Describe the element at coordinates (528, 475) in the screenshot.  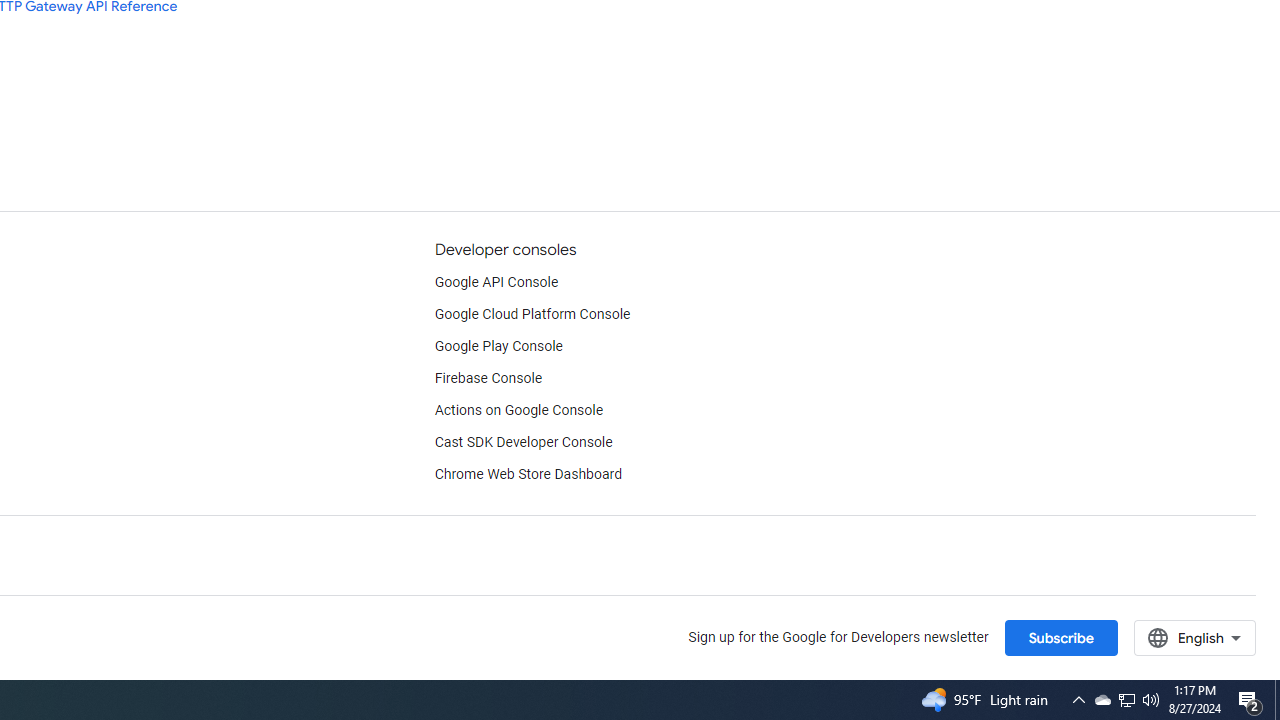
I see `'Chrome Web Store Dashboard'` at that location.